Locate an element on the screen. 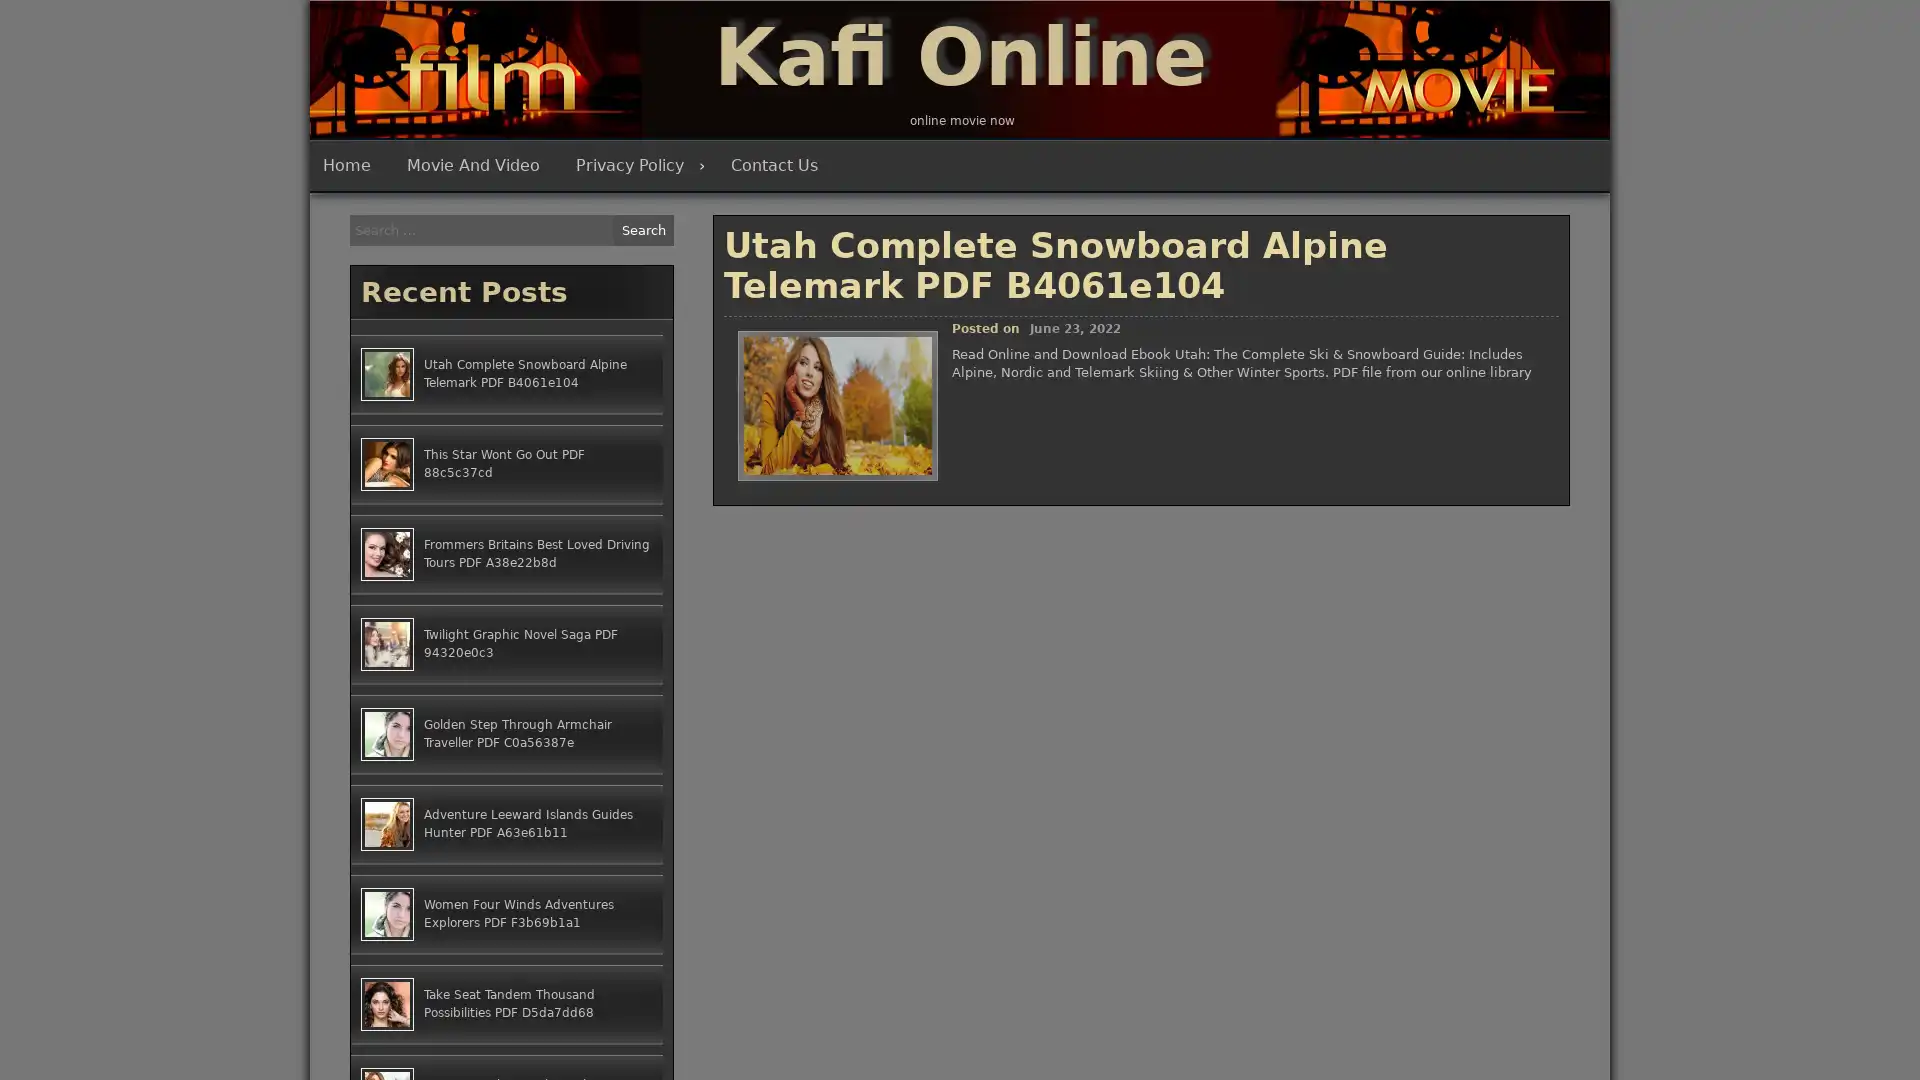 This screenshot has height=1080, width=1920. Search is located at coordinates (643, 229).